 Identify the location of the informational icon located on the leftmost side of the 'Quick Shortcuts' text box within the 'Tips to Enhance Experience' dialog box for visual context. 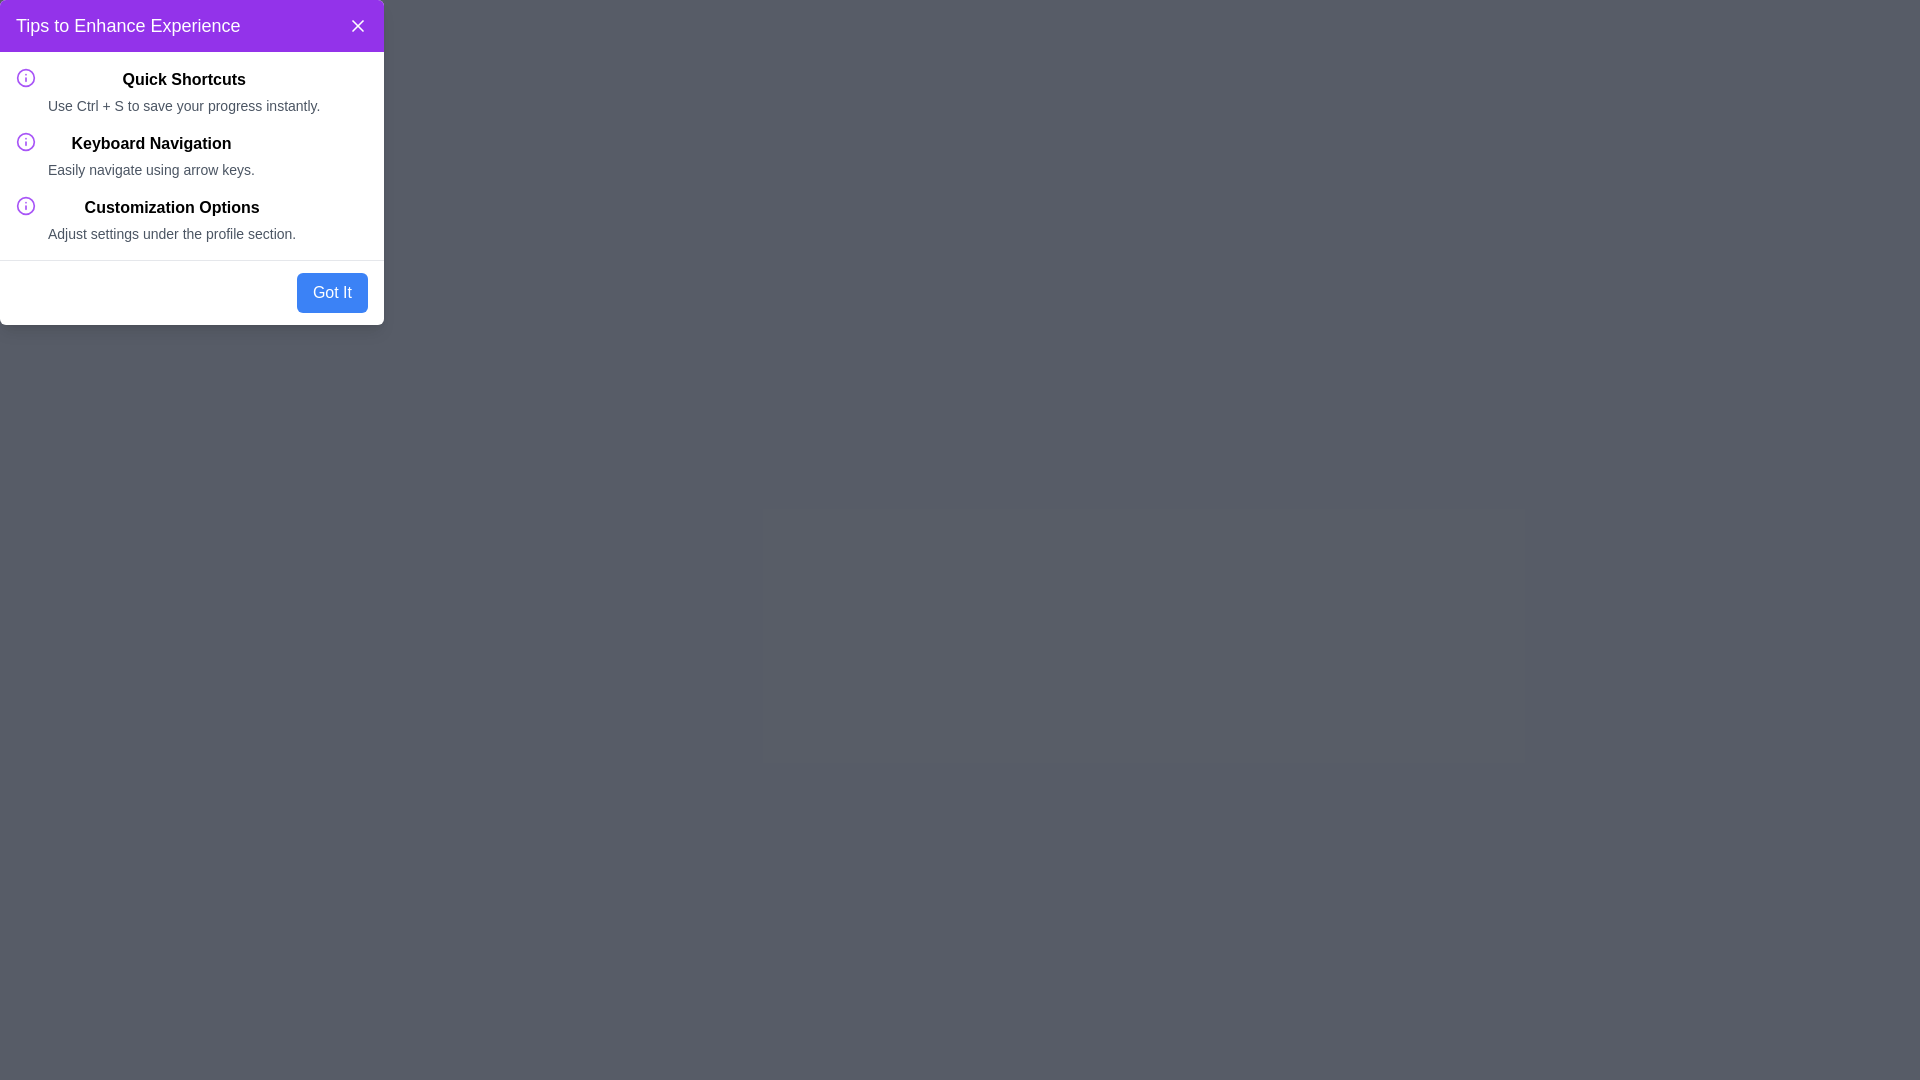
(25, 76).